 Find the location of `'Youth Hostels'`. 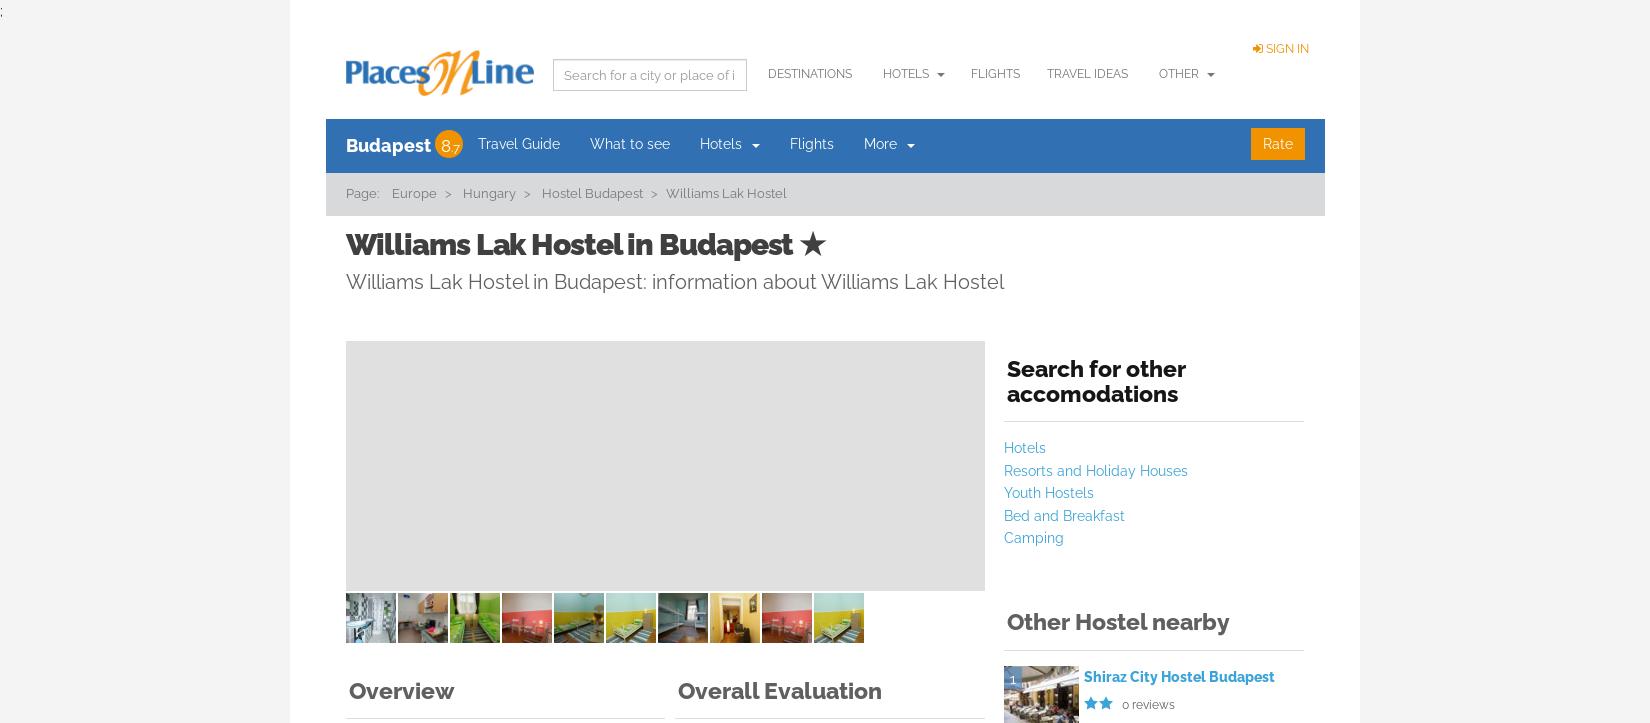

'Youth Hostels' is located at coordinates (1049, 493).